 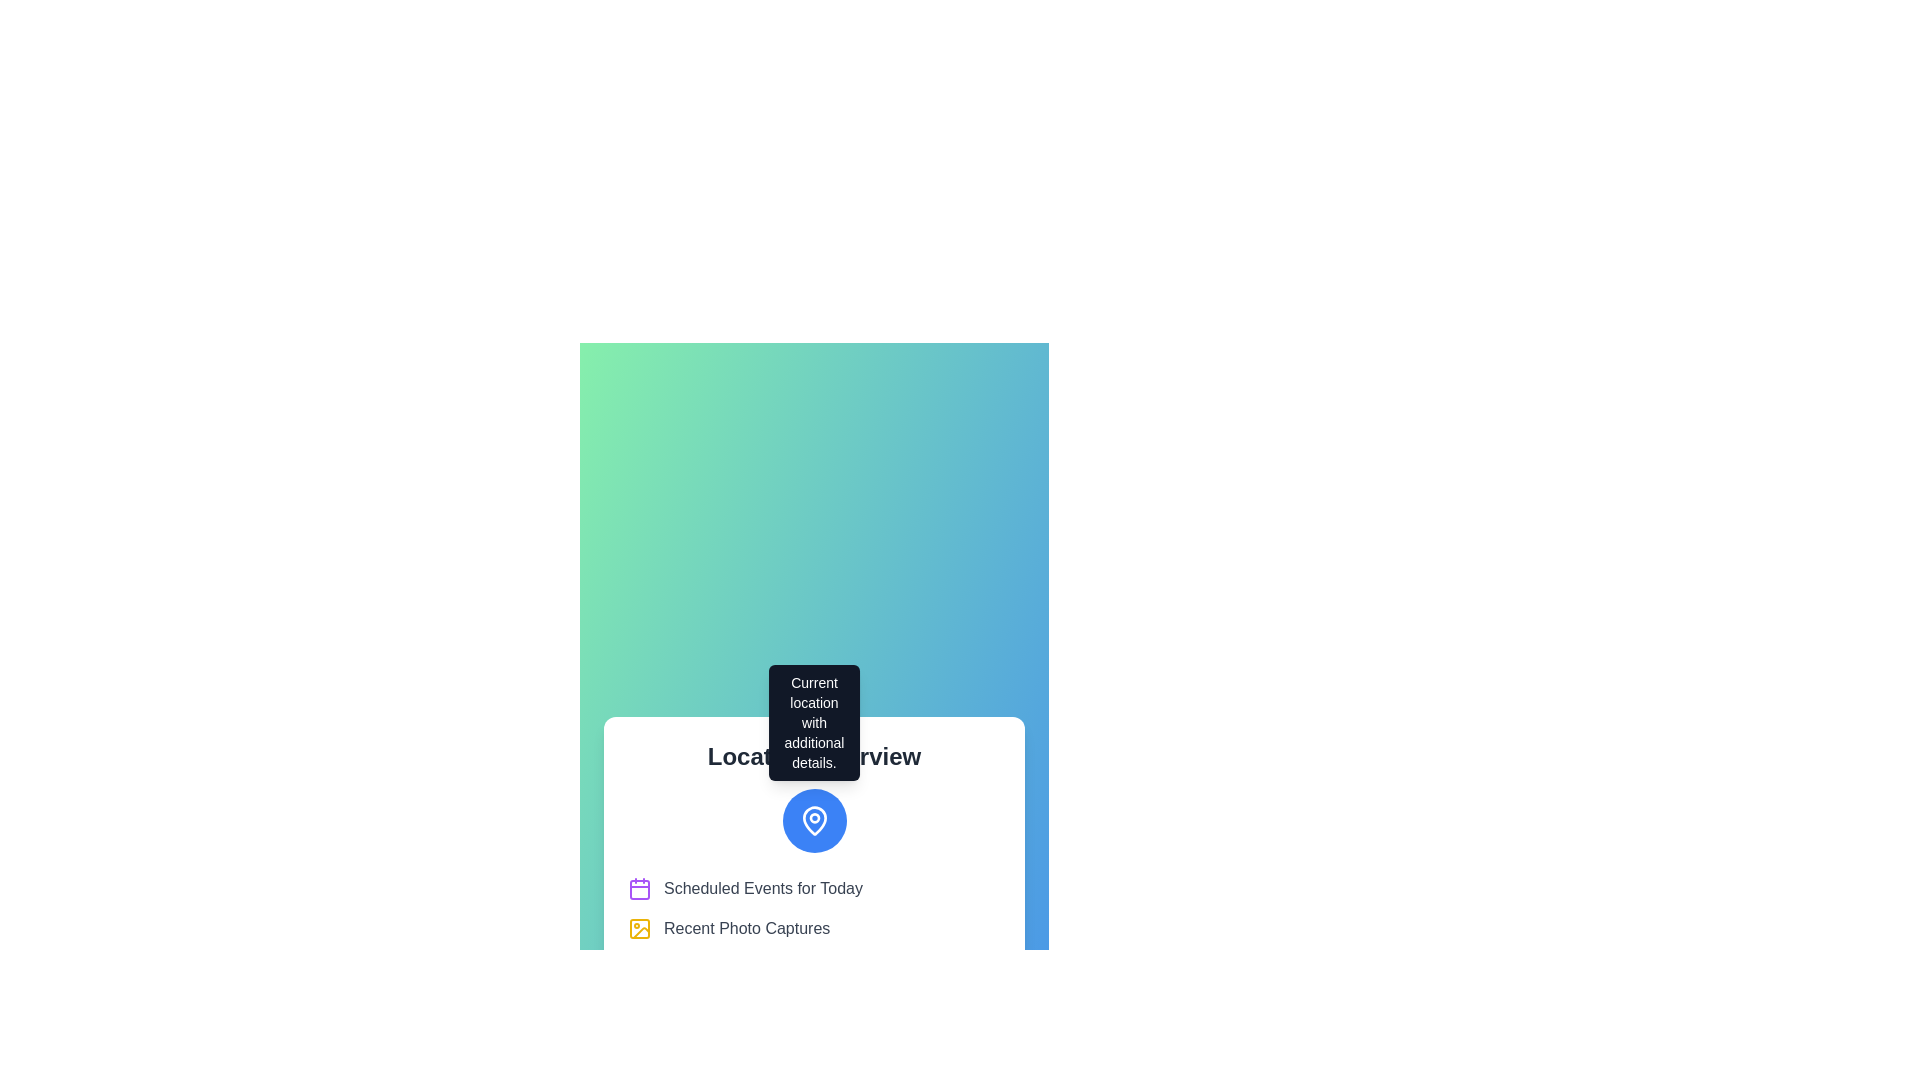 What do you see at coordinates (814, 756) in the screenshot?
I see `the 'Location Overview' text label, which is a large bold serif font in deep gray, positioned at the top of a card-like structure with rounded corners` at bounding box center [814, 756].